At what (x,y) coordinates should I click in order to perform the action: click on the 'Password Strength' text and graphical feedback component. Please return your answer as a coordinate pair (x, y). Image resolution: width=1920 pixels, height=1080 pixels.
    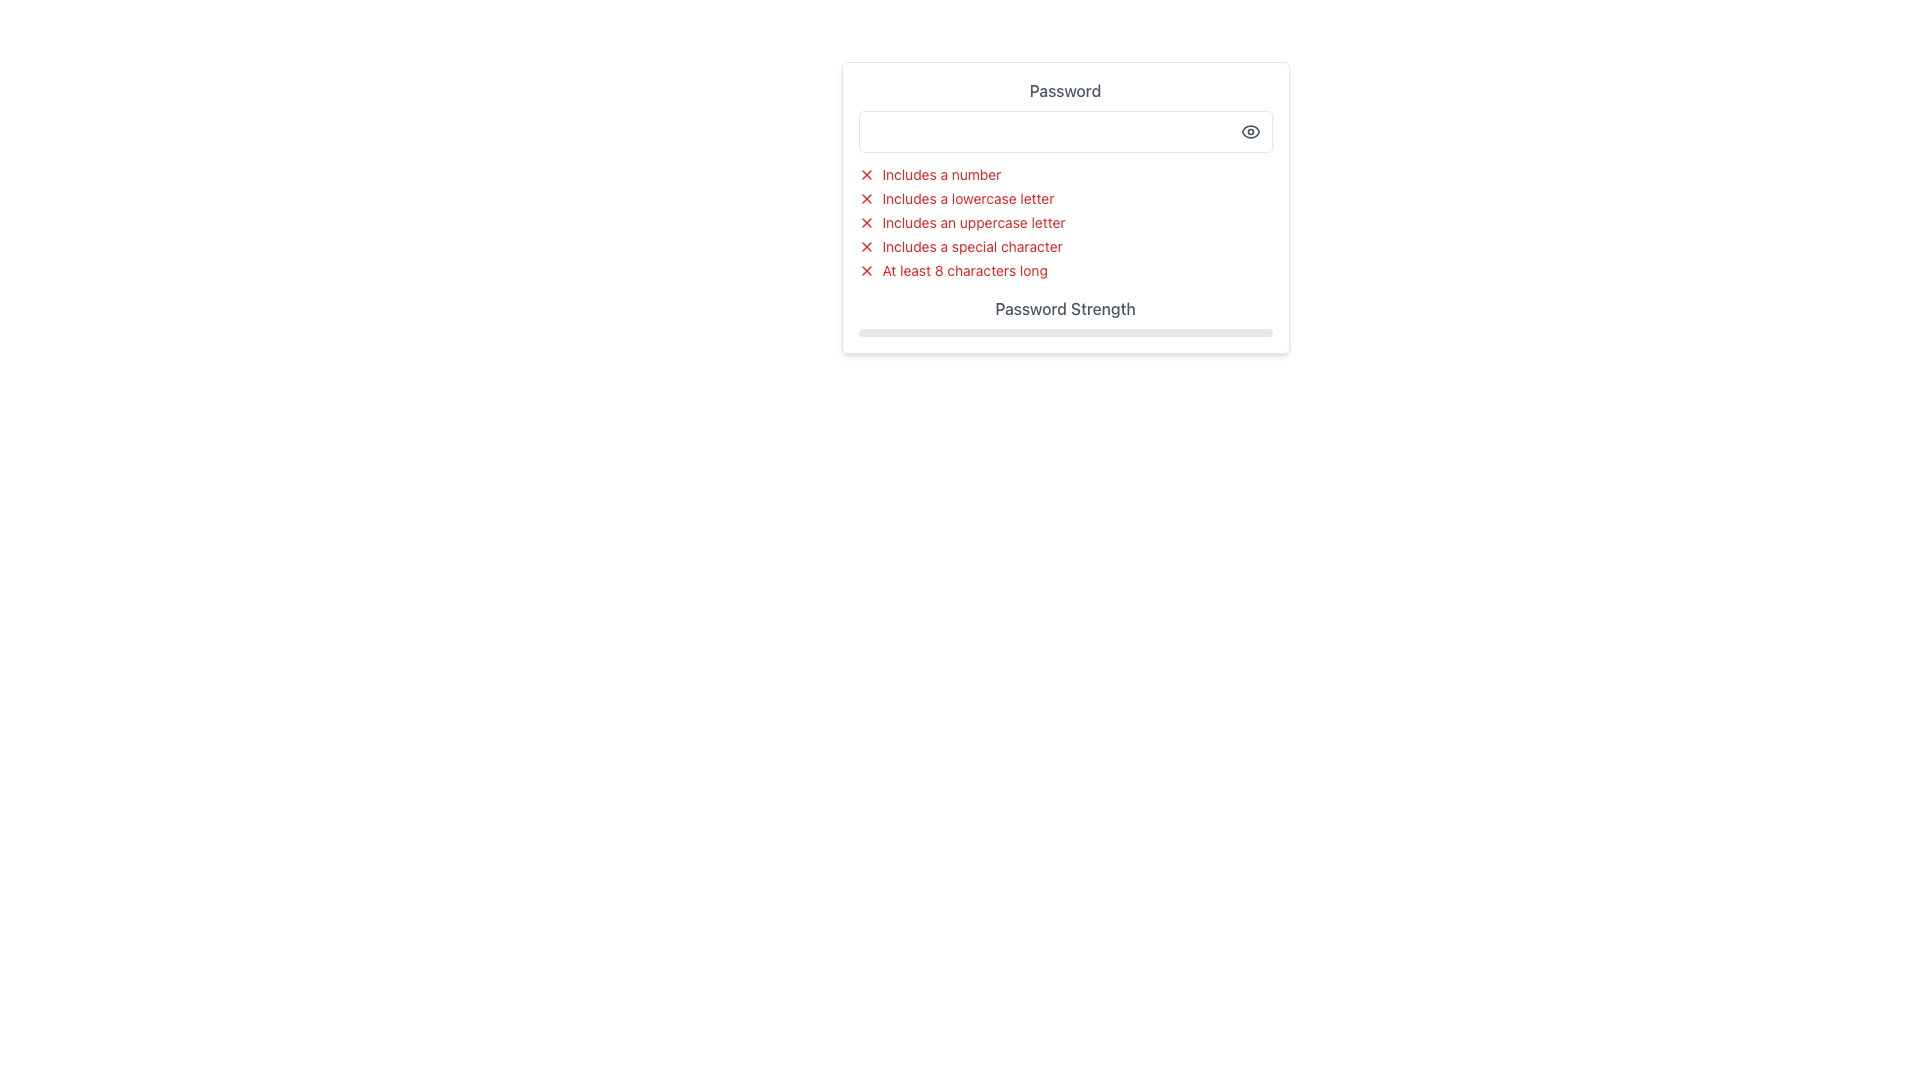
    Looking at the image, I should click on (1064, 315).